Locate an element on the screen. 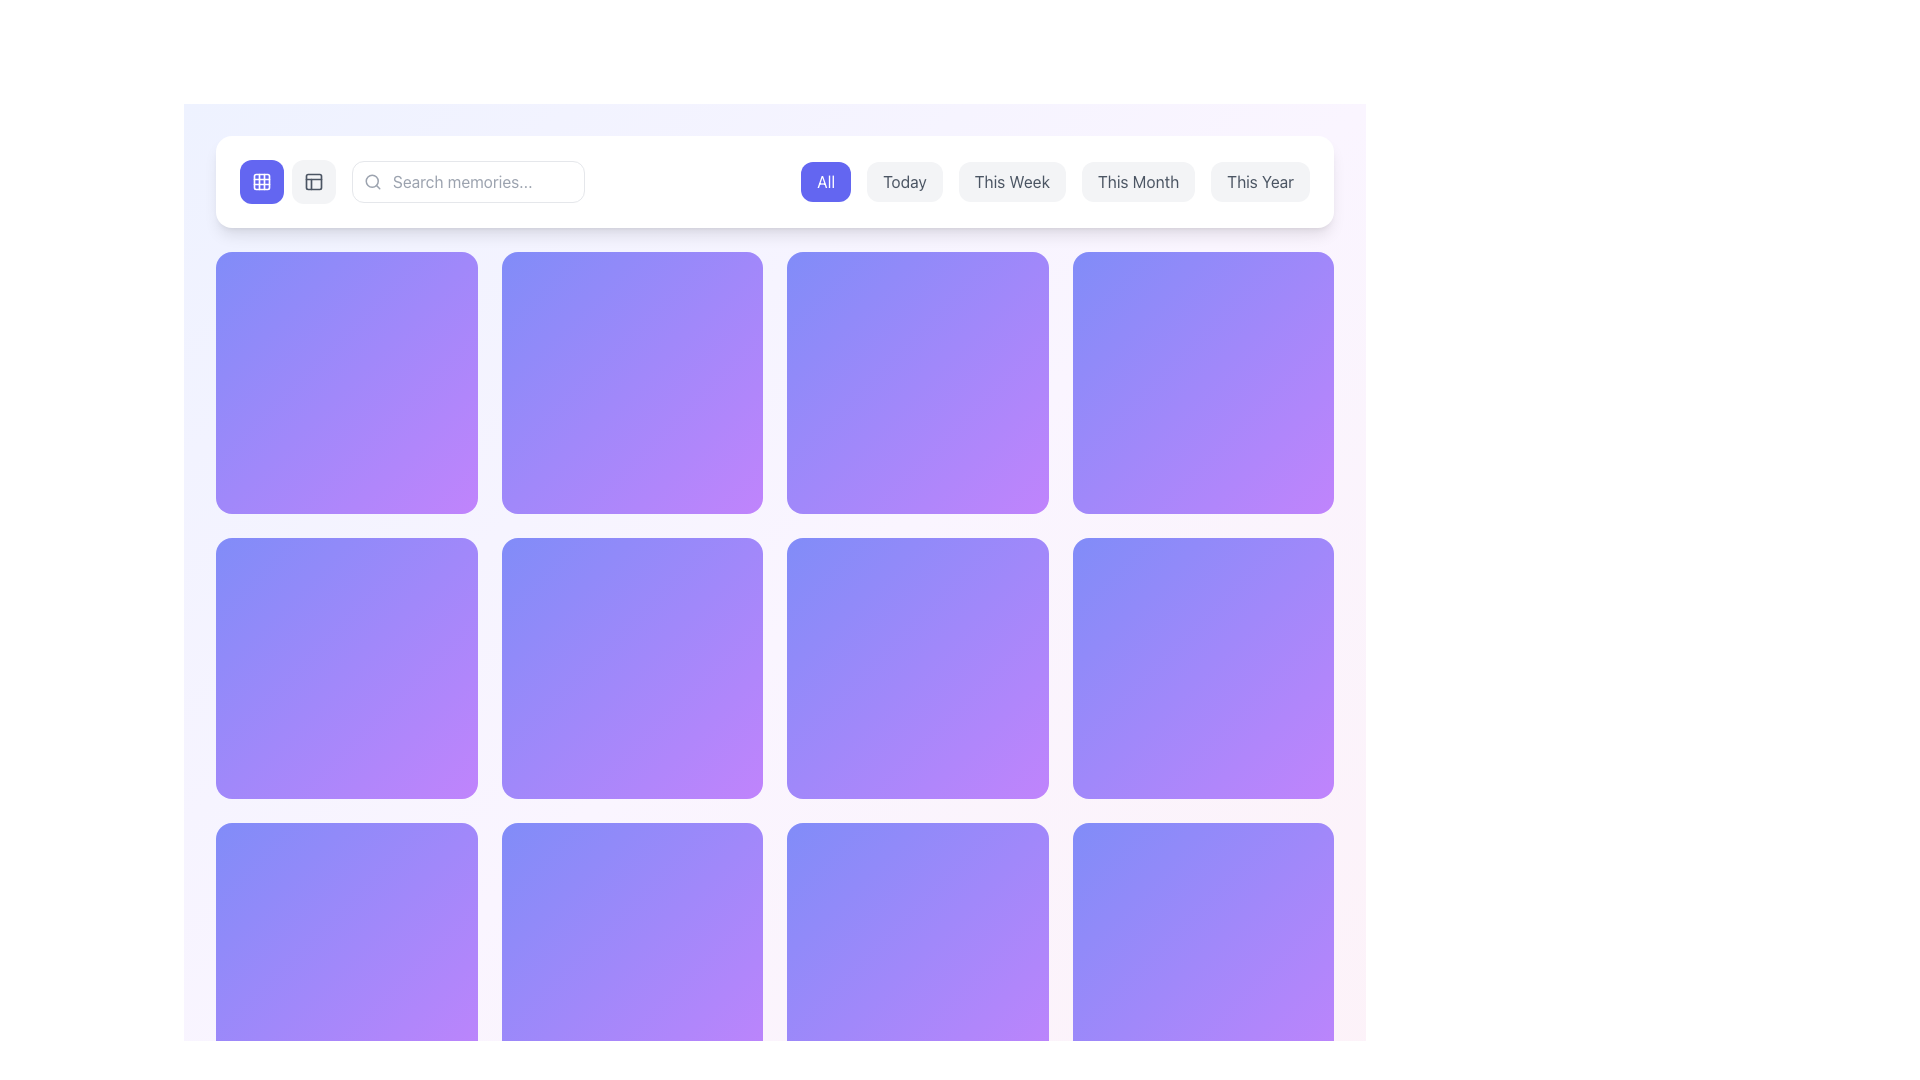 The width and height of the screenshot is (1920, 1080). the first grid cell located is located at coordinates (281, 475).